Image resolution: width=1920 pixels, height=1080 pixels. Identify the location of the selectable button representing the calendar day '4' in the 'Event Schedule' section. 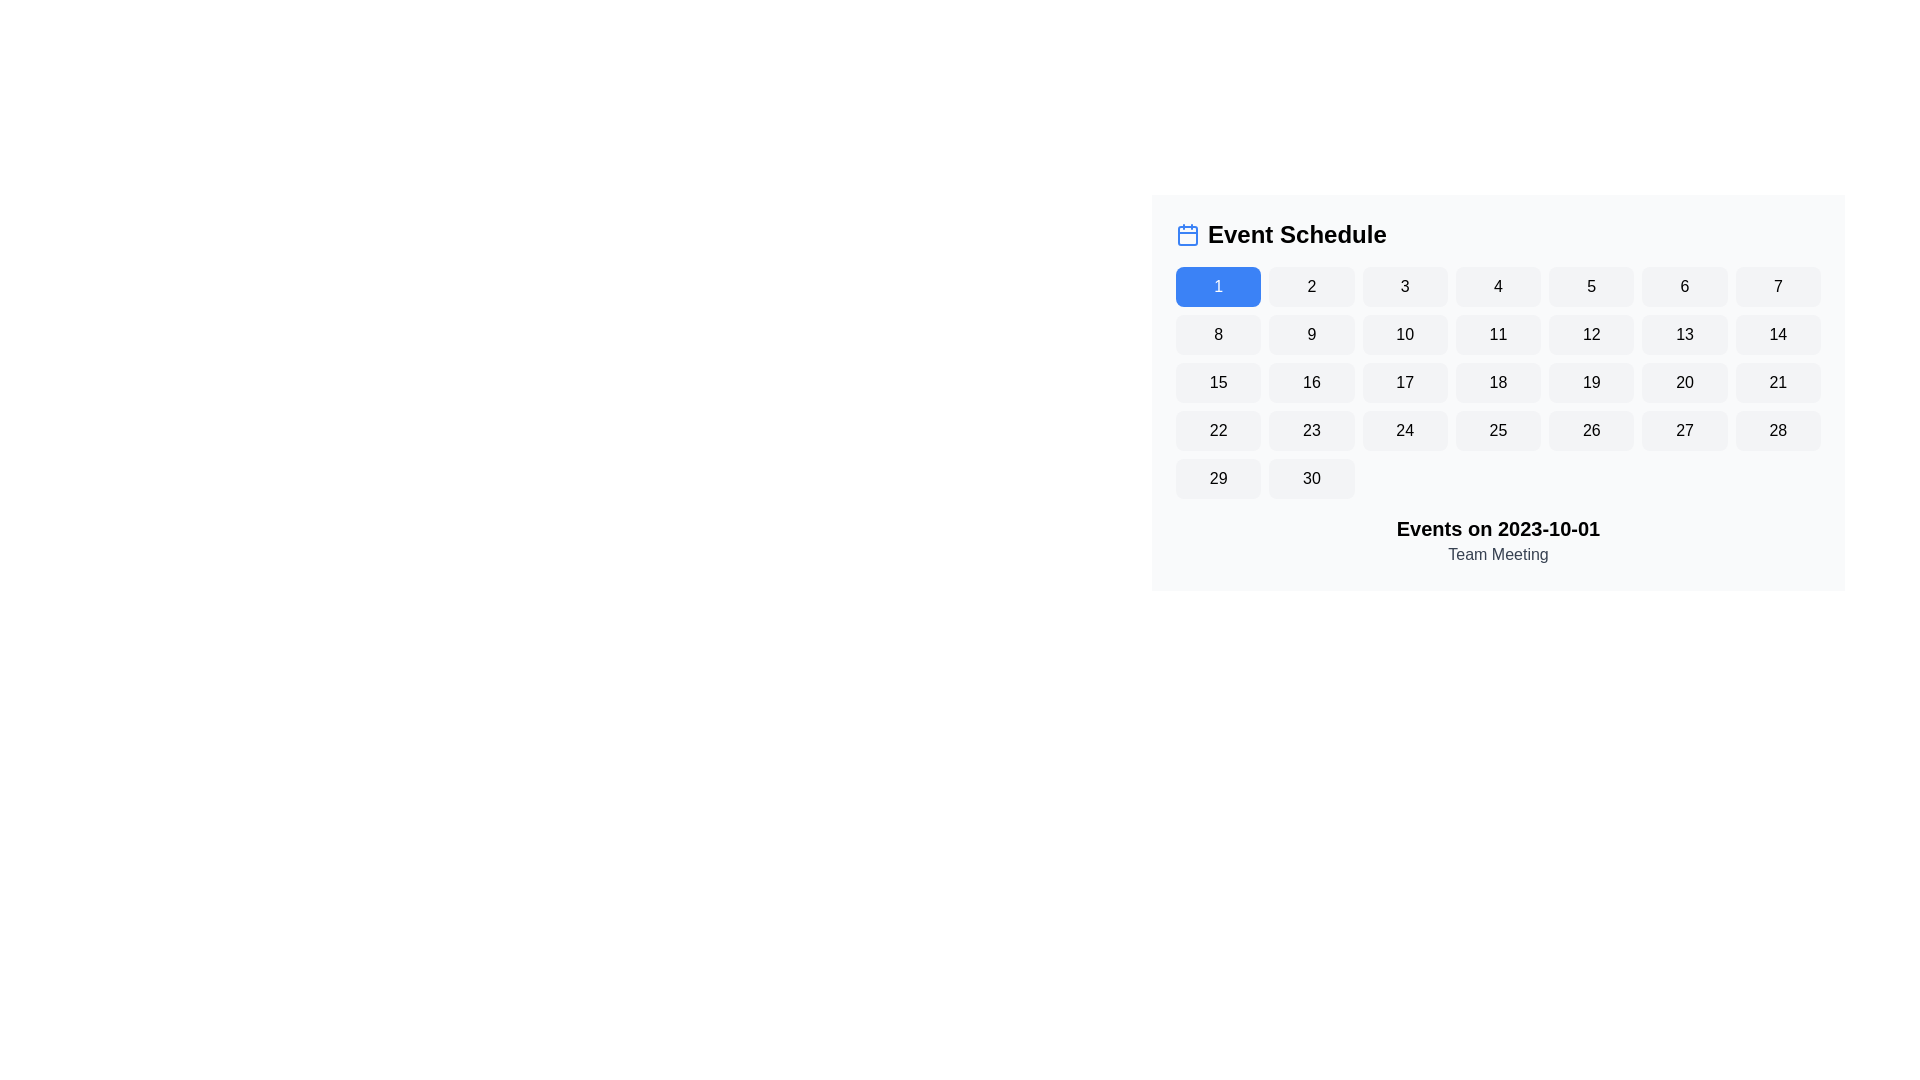
(1498, 286).